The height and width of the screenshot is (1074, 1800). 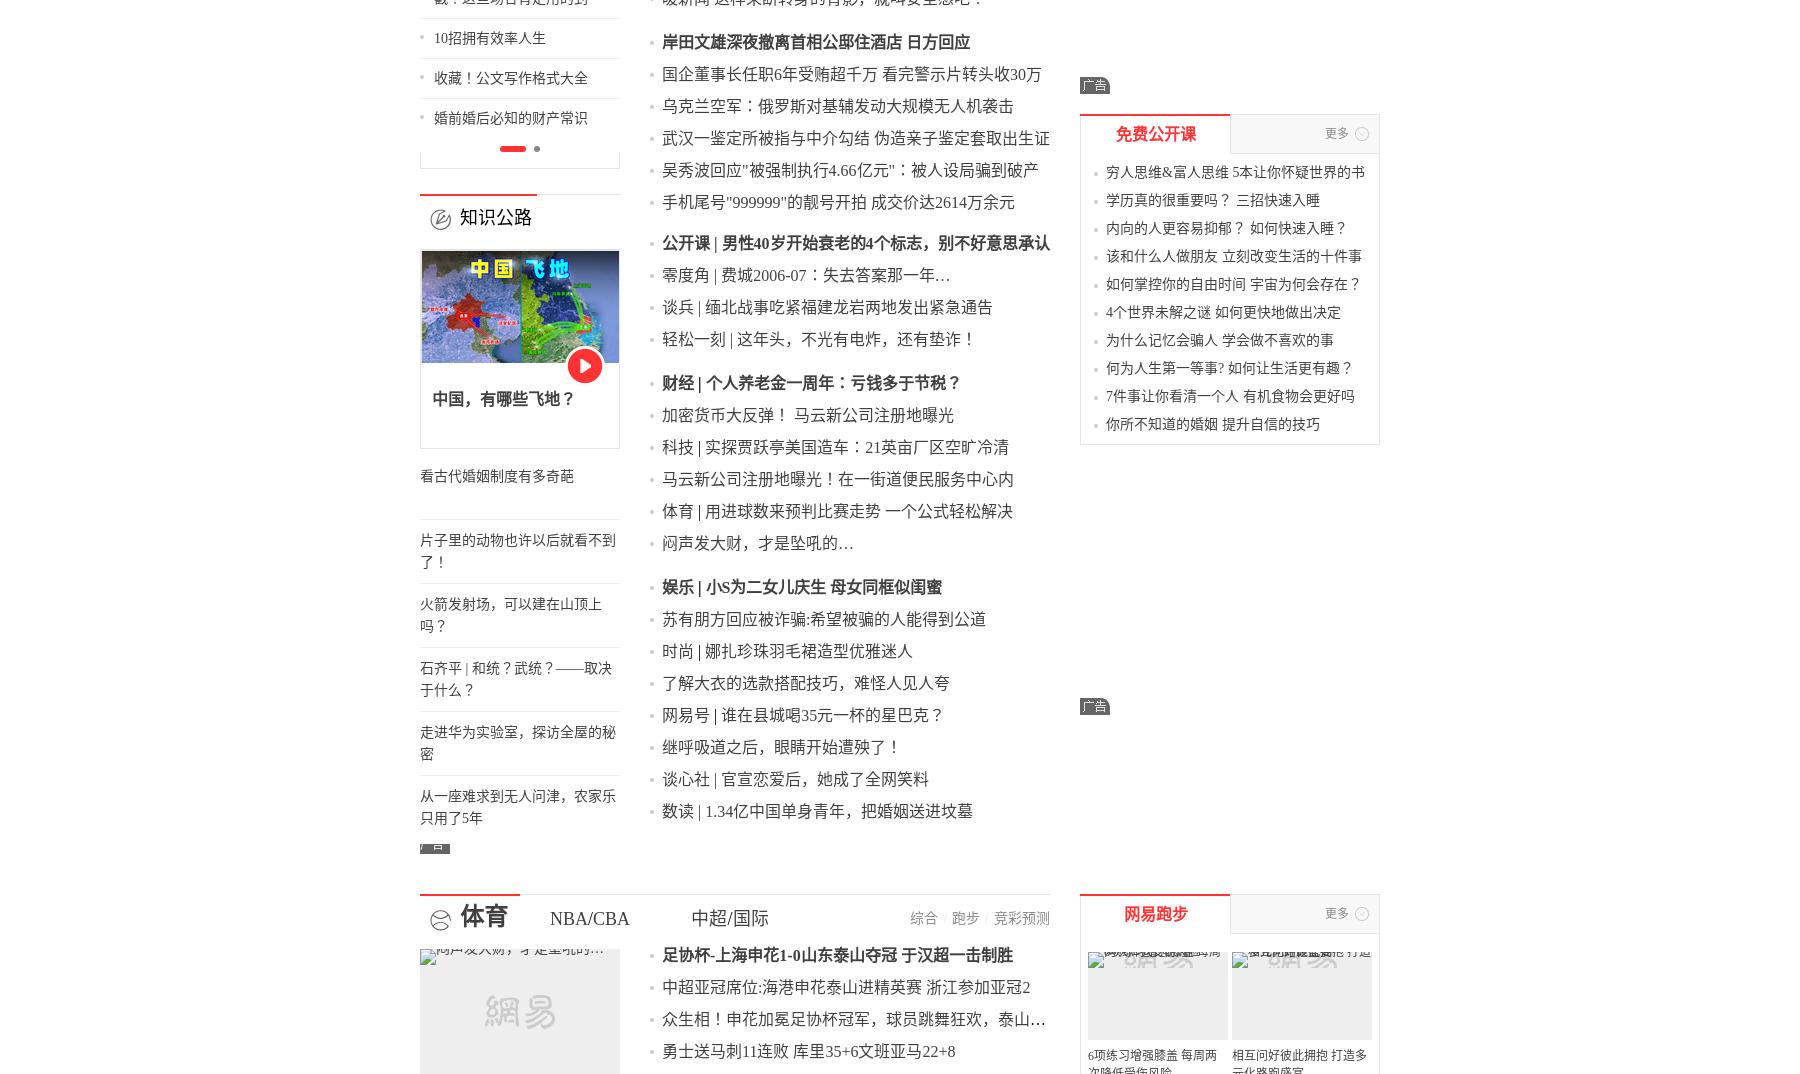 I want to click on '实探贾跃亭美国造车：21英亩厂区空旷冷清', so click(x=949, y=296).